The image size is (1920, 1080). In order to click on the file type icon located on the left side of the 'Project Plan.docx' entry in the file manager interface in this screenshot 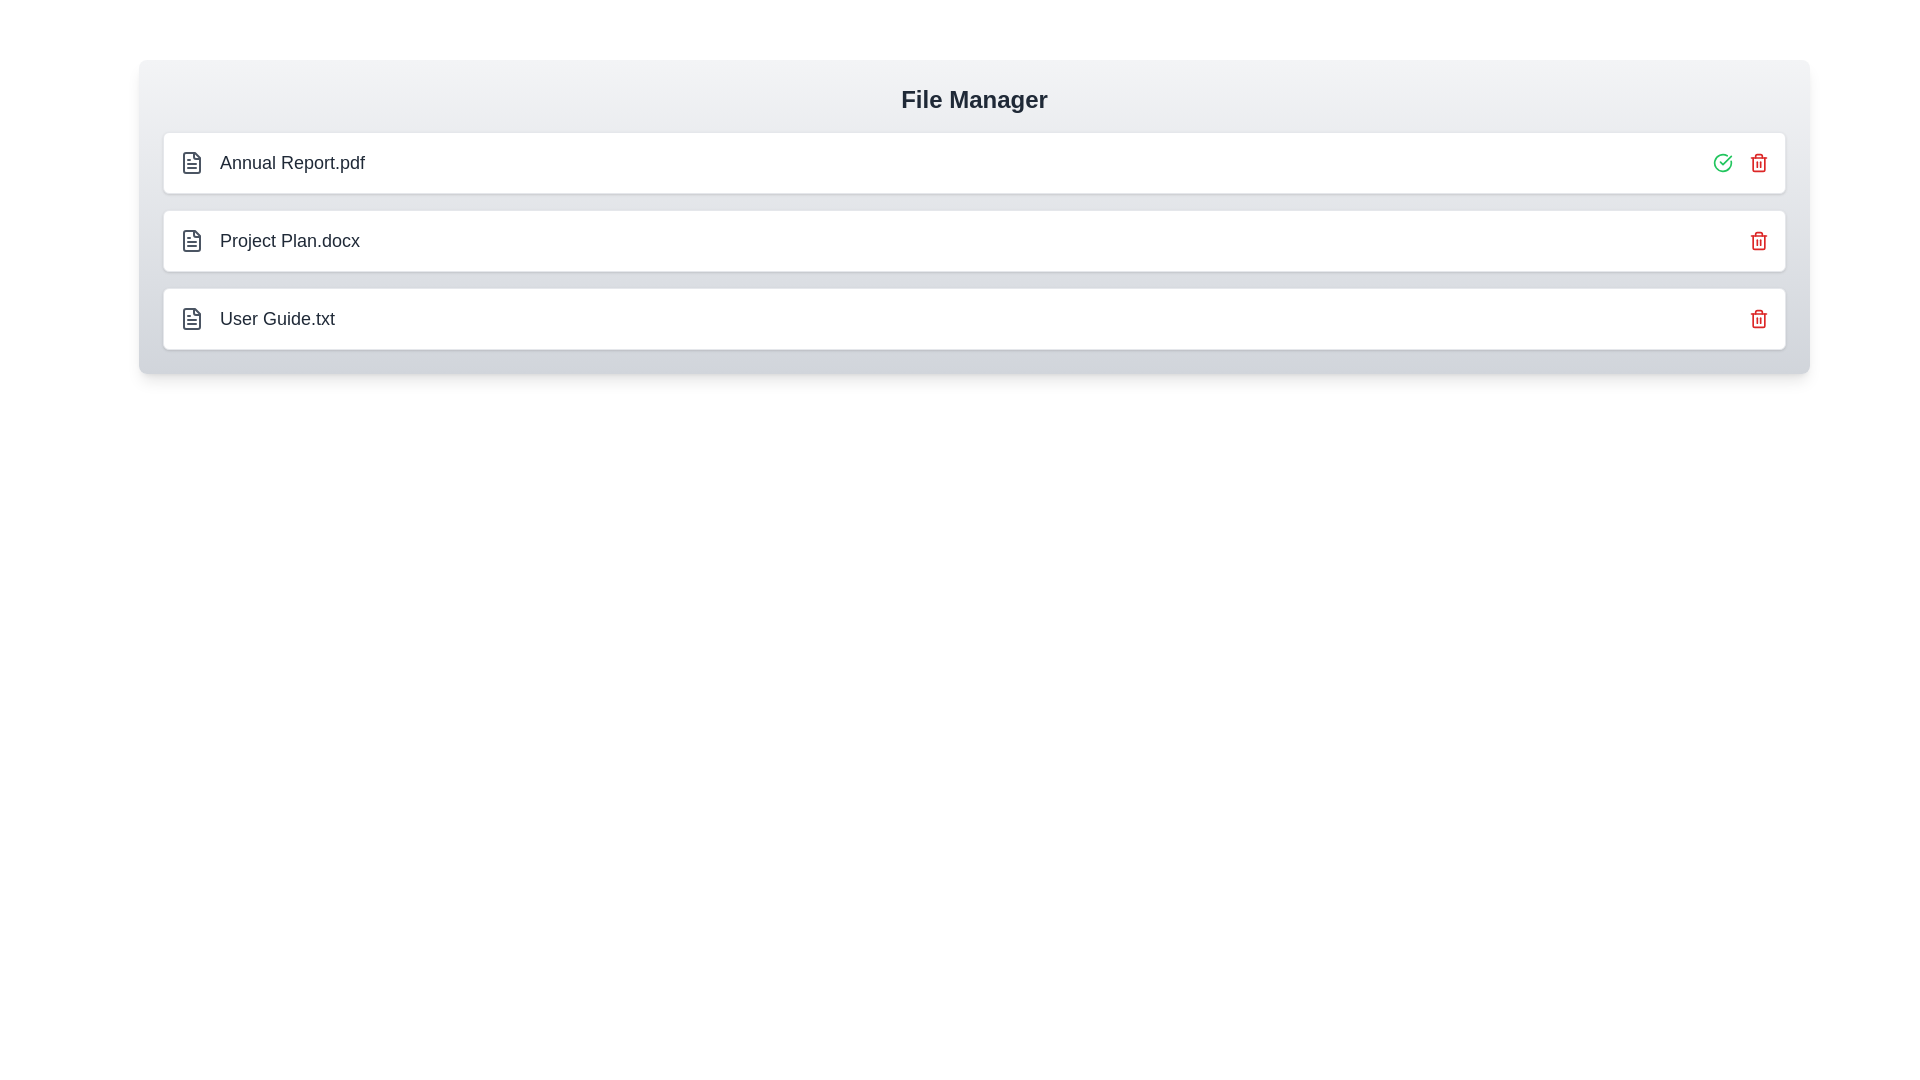, I will do `click(192, 239)`.